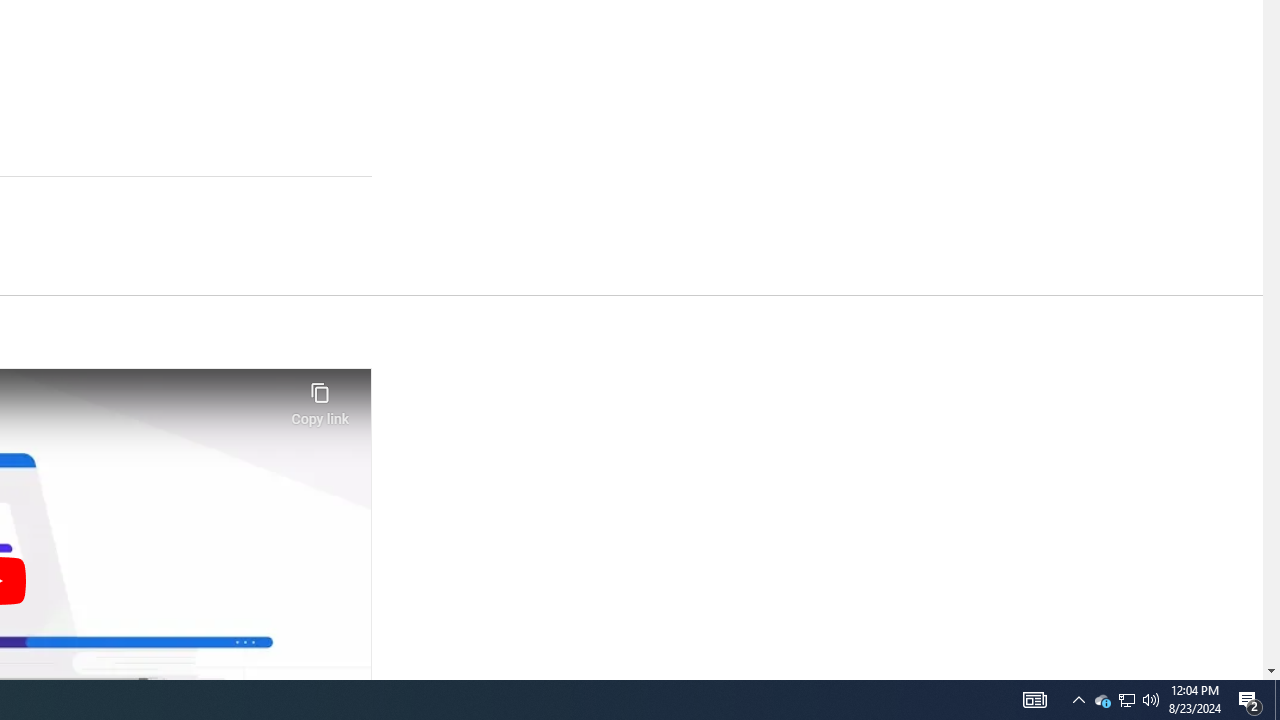 The height and width of the screenshot is (720, 1280). Describe the element at coordinates (320, 398) in the screenshot. I see `'Copy link'` at that location.